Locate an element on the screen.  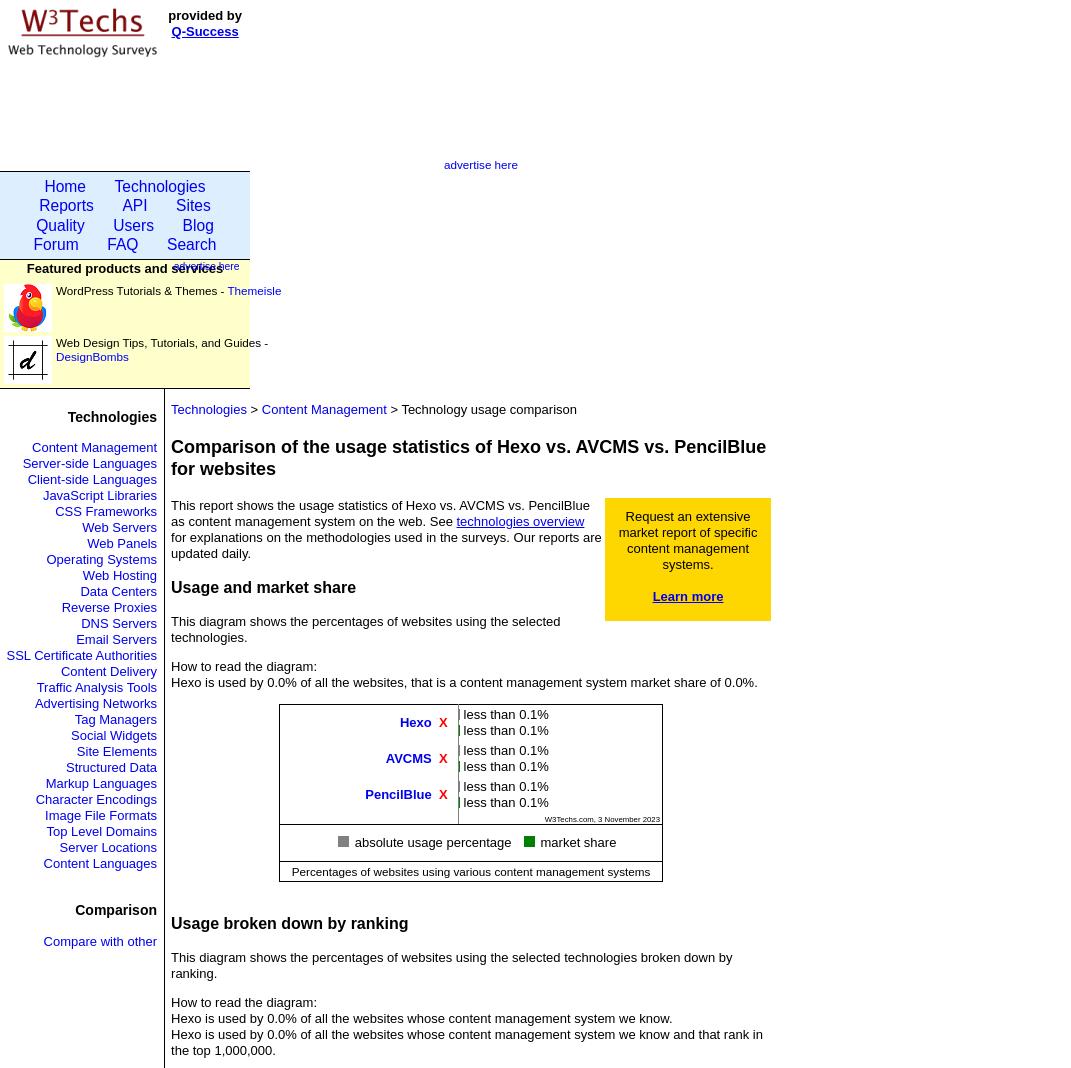
'Content Management' is located at coordinates (94, 447).